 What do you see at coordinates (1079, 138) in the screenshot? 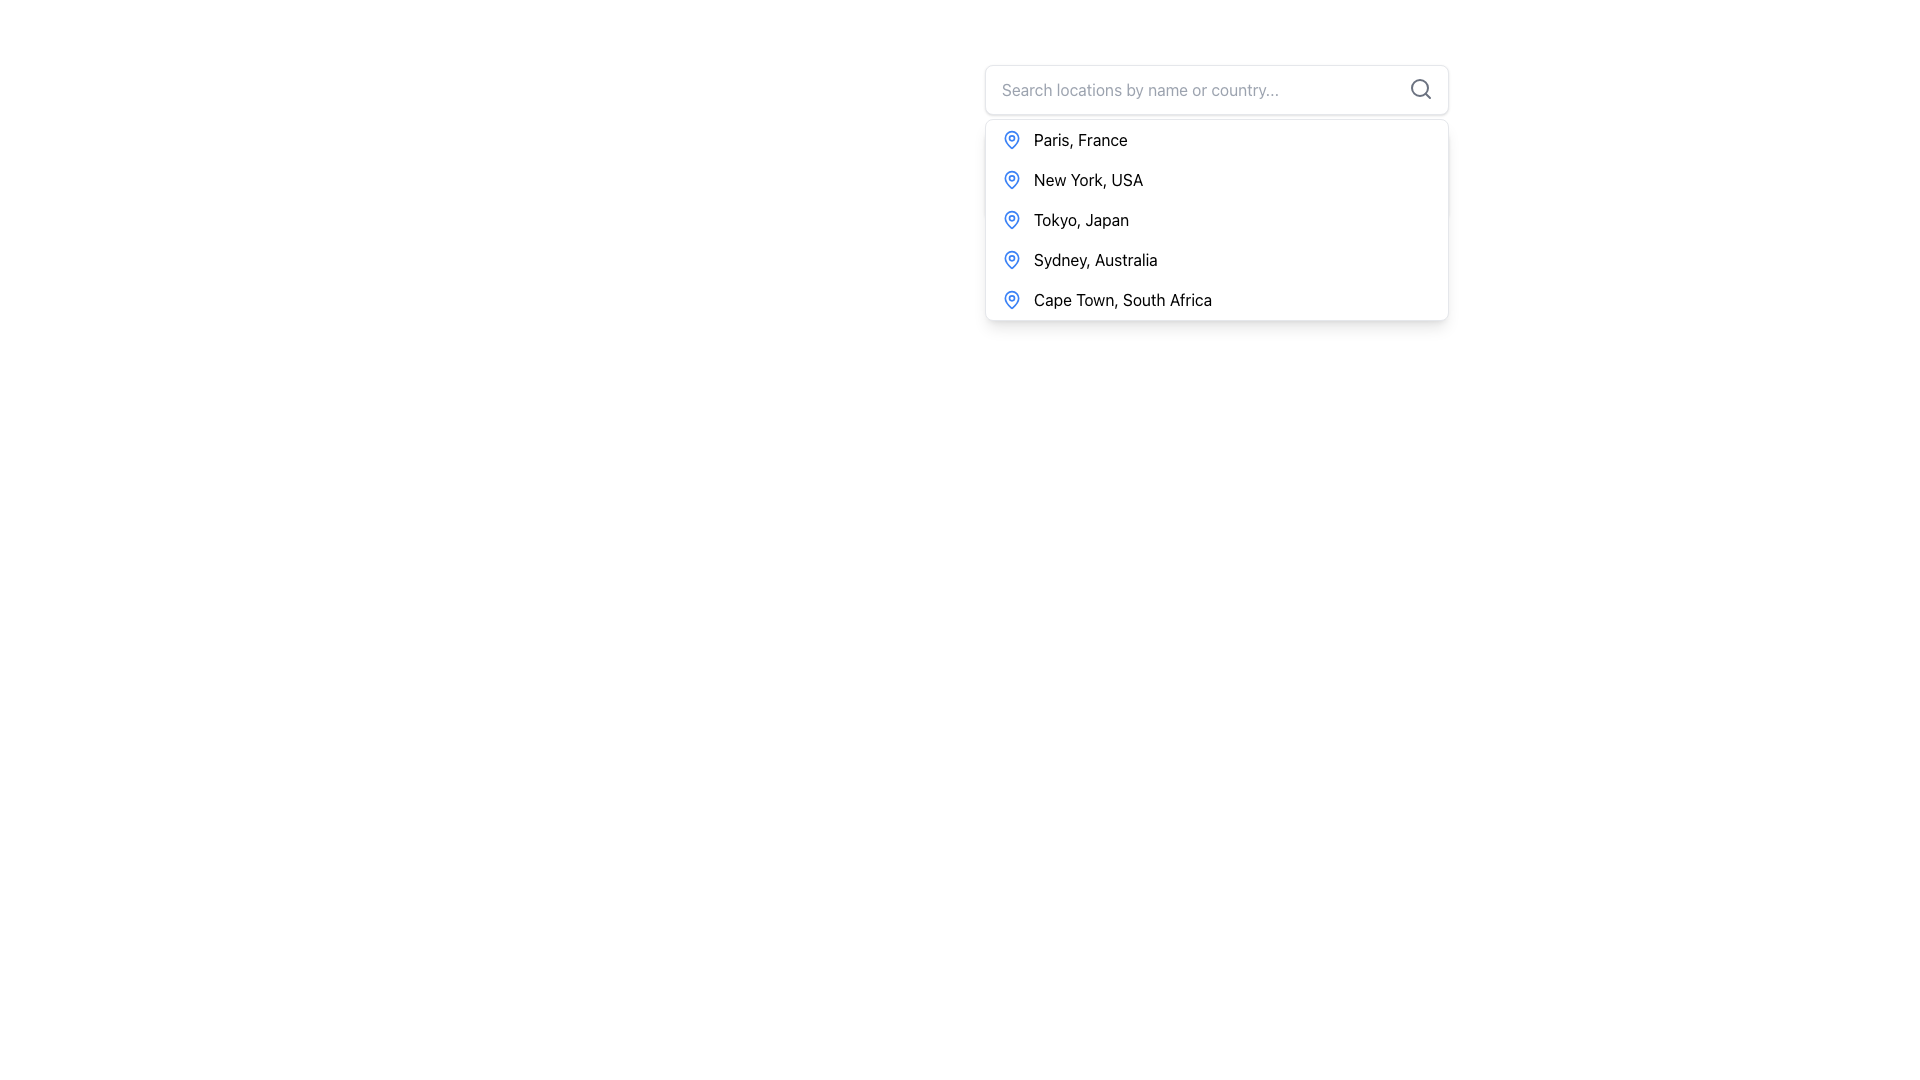
I see `the text label displaying 'Paris, France' in the dropdown menu, which is the first item in the list and aligned with a location pin icon` at bounding box center [1079, 138].